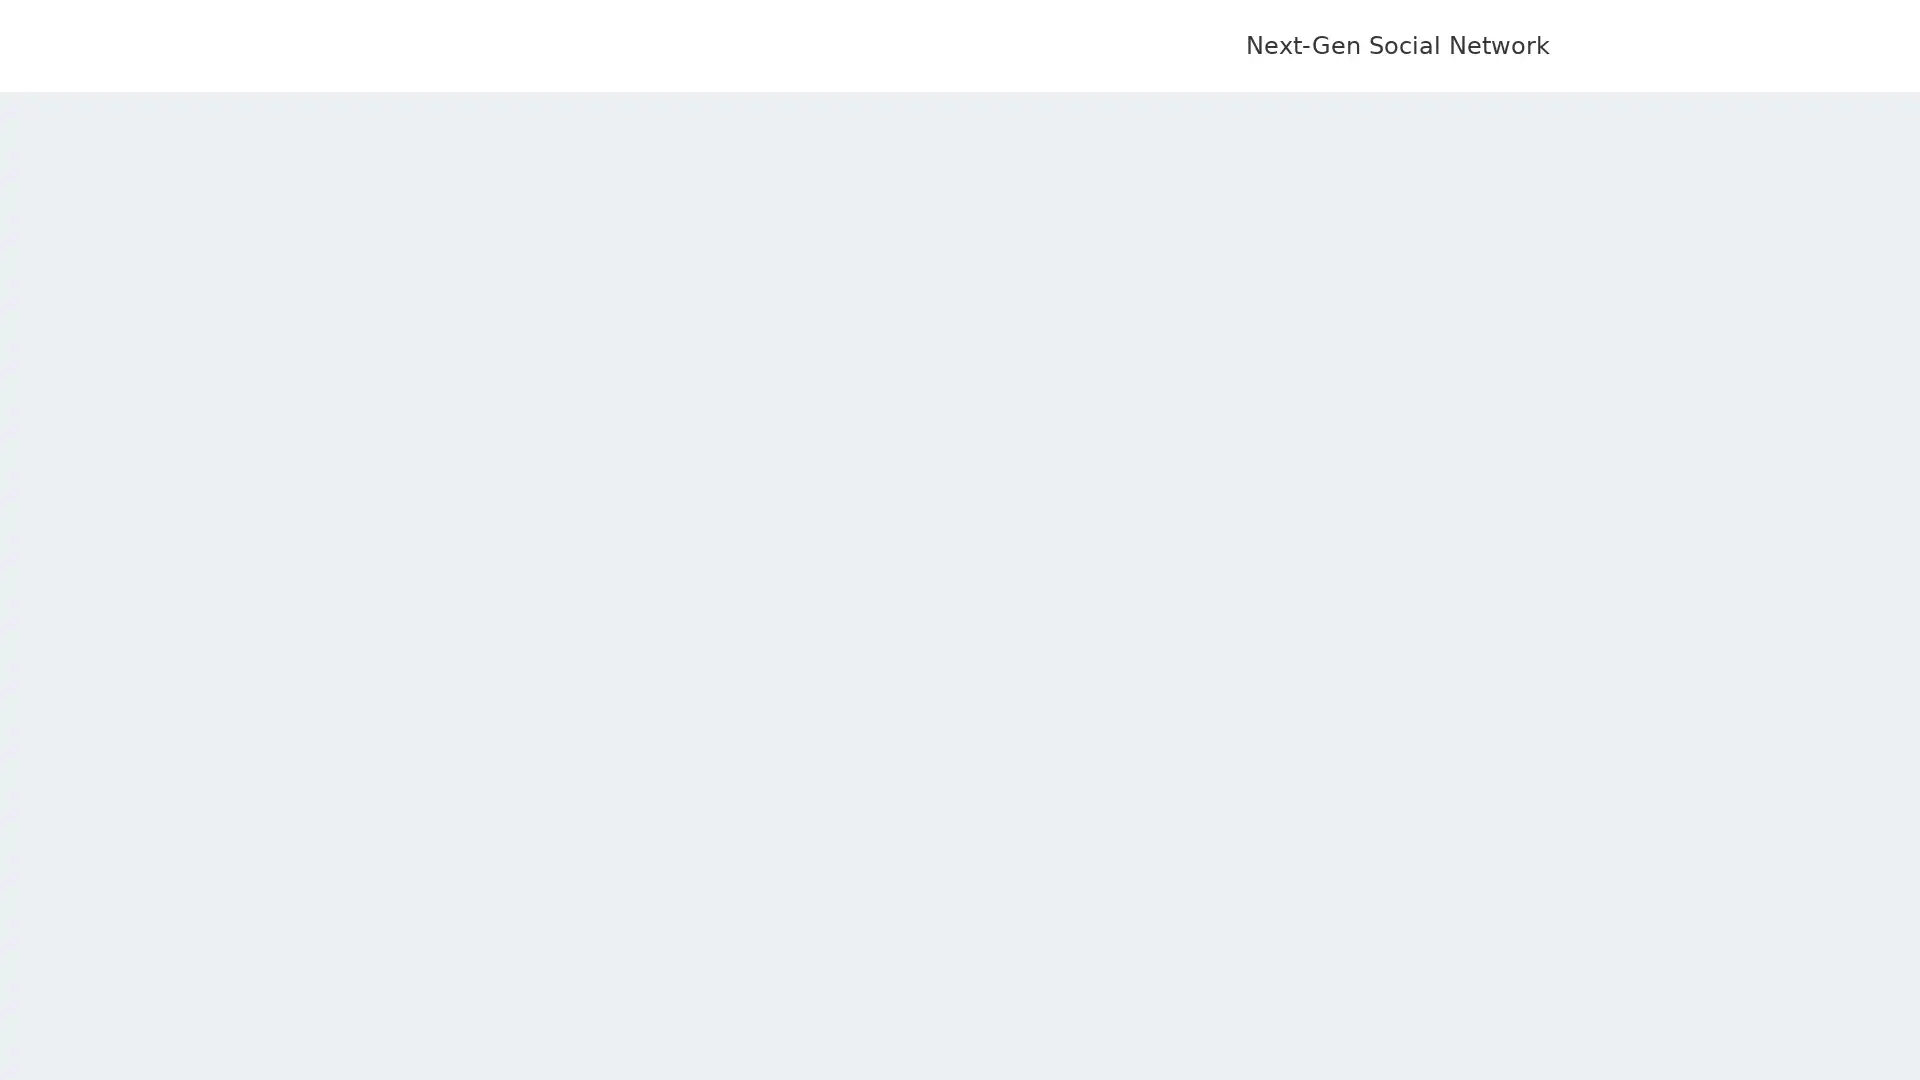 Image resolution: width=1920 pixels, height=1080 pixels. What do you see at coordinates (1045, 494) in the screenshot?
I see `Sign up` at bounding box center [1045, 494].